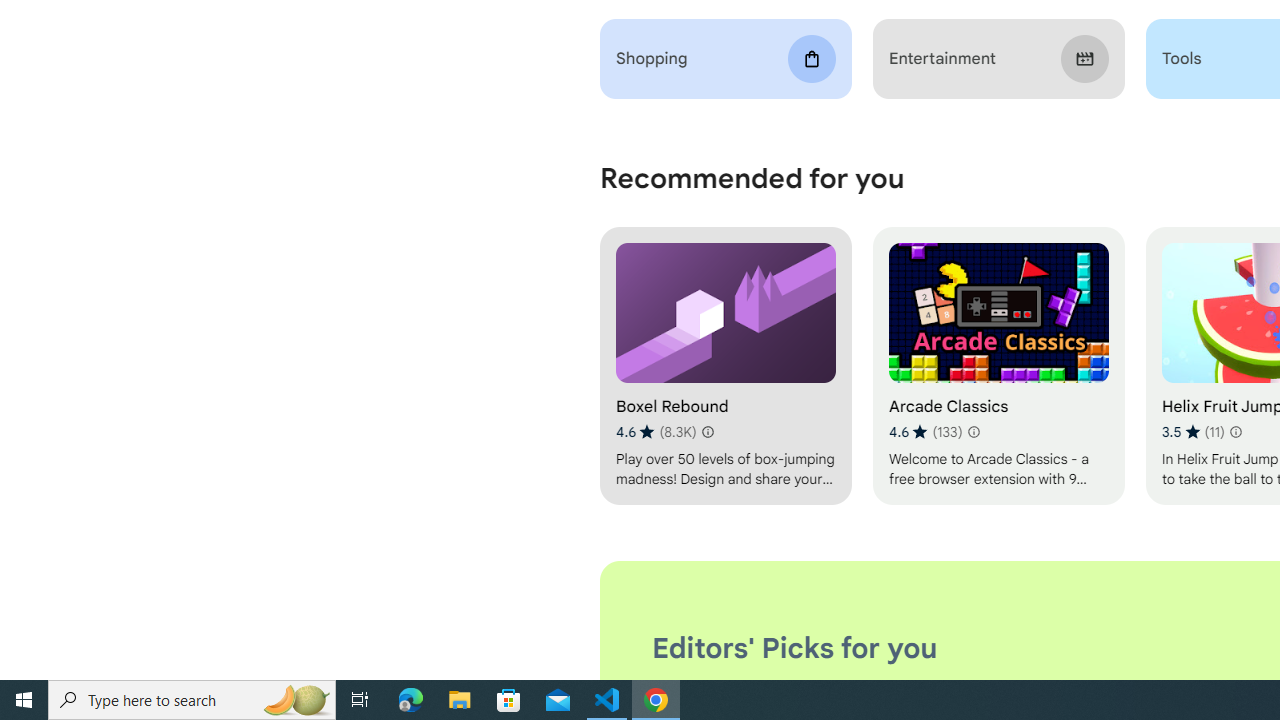 This screenshot has width=1280, height=720. Describe the element at coordinates (924, 431) in the screenshot. I see `'Average rating 4.6 out of 5 stars. 133 ratings.'` at that location.